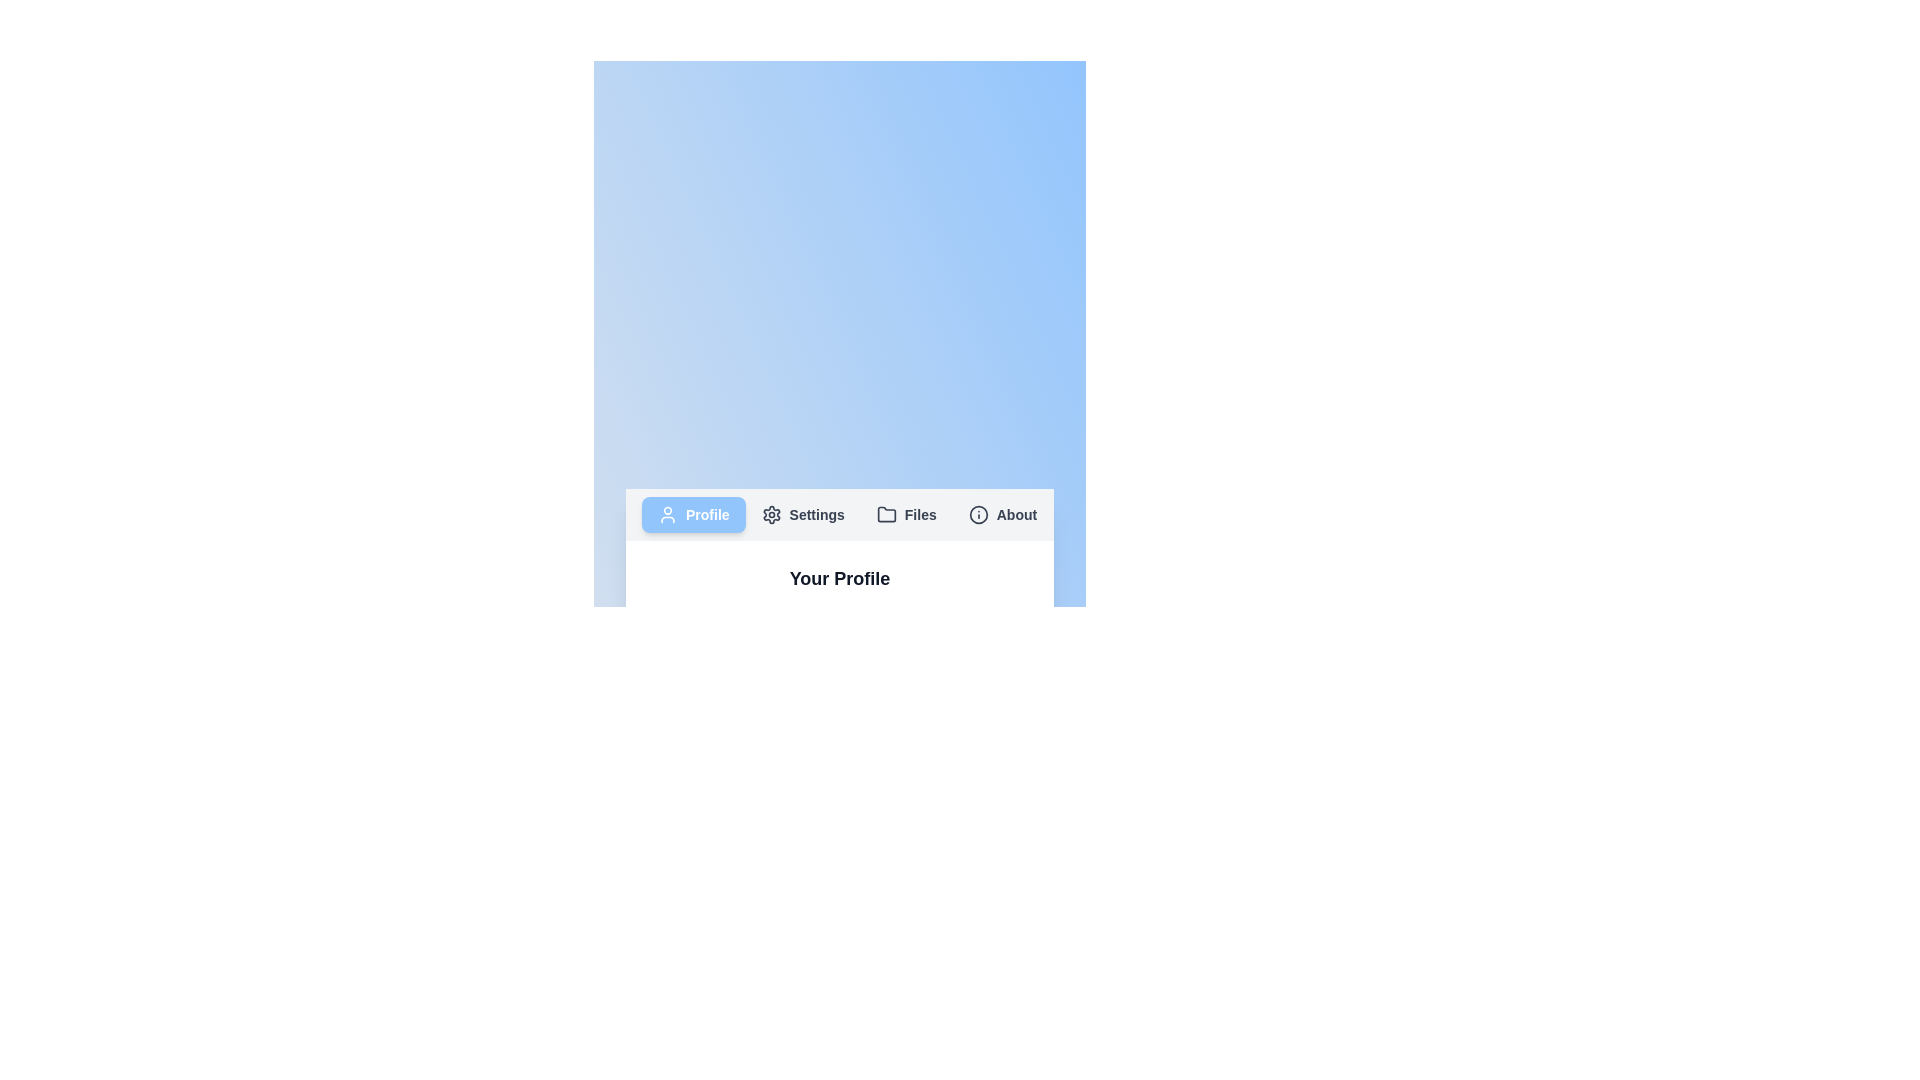 The width and height of the screenshot is (1920, 1080). What do you see at coordinates (707, 514) in the screenshot?
I see `the Profile label in the navigation bar` at bounding box center [707, 514].